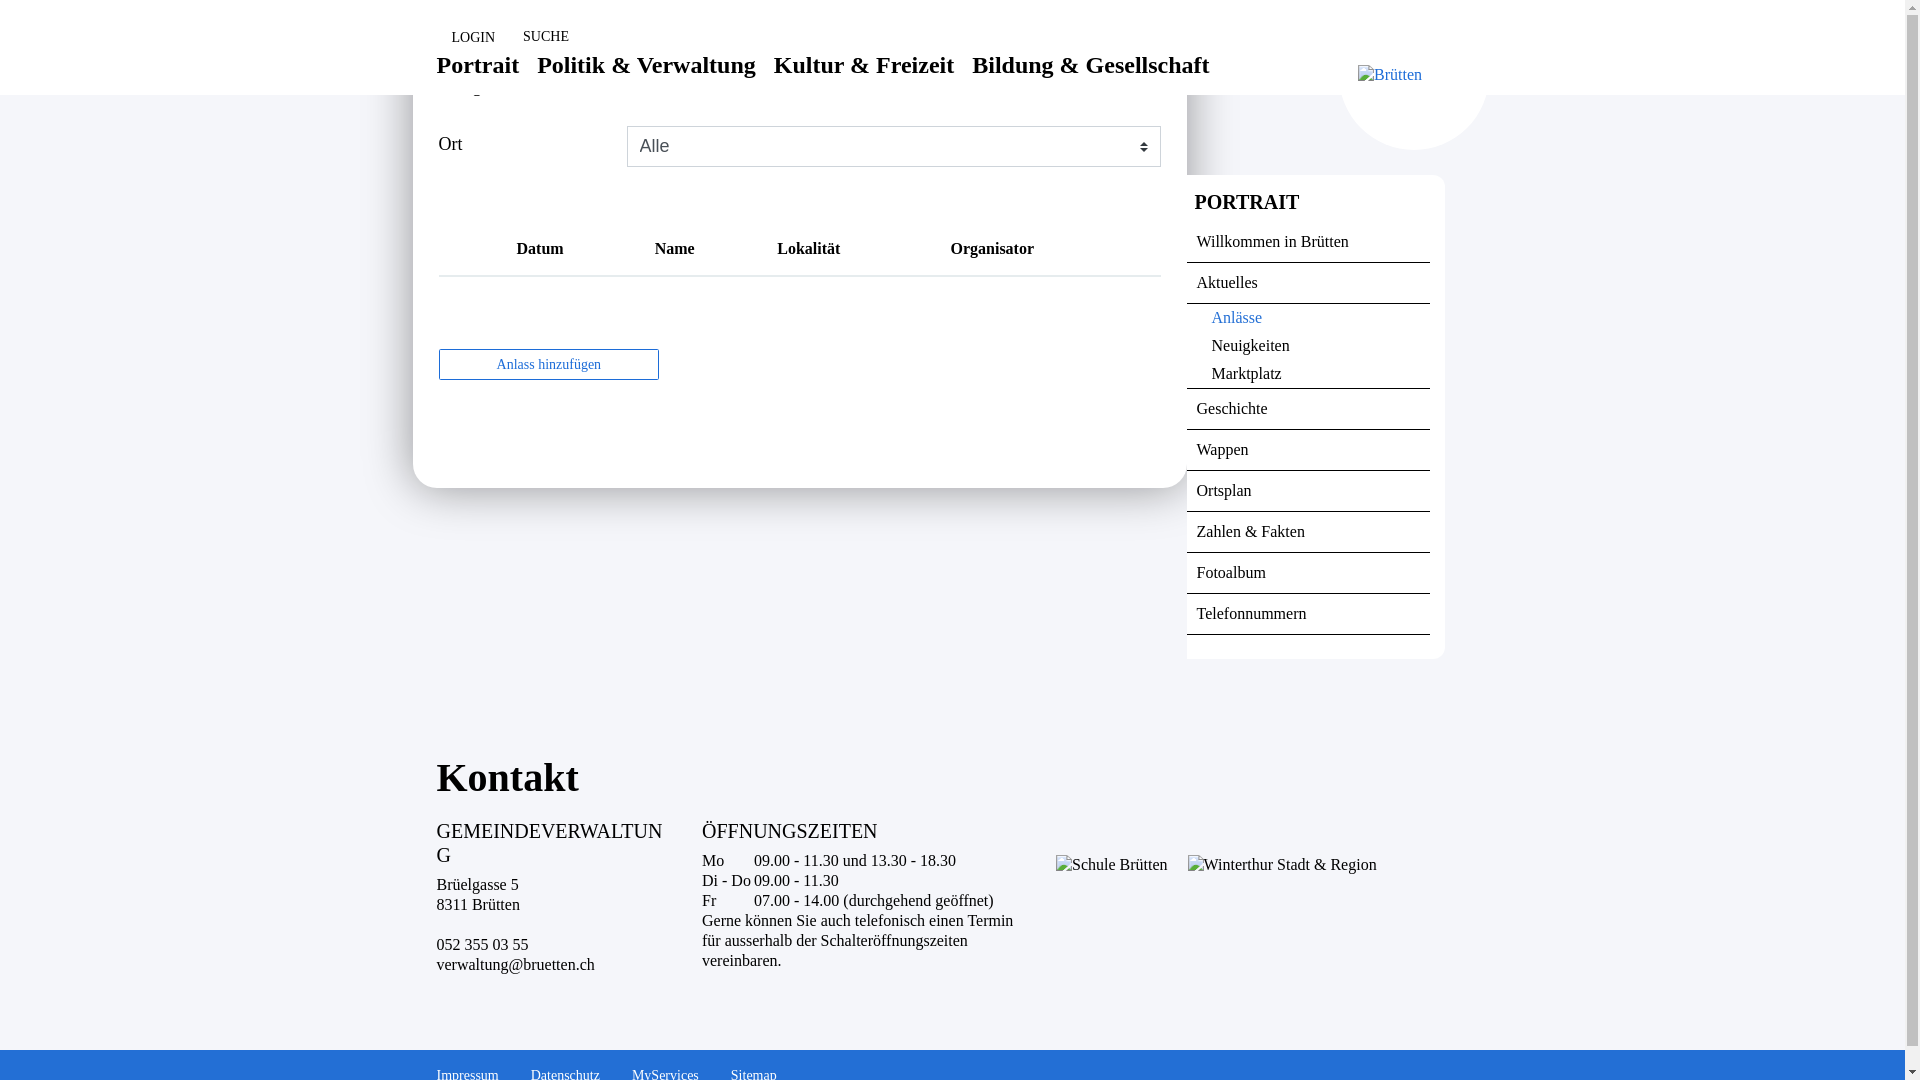 The image size is (1920, 1080). What do you see at coordinates (772, 80) in the screenshot?
I see `'Kultur & Freizeit'` at bounding box center [772, 80].